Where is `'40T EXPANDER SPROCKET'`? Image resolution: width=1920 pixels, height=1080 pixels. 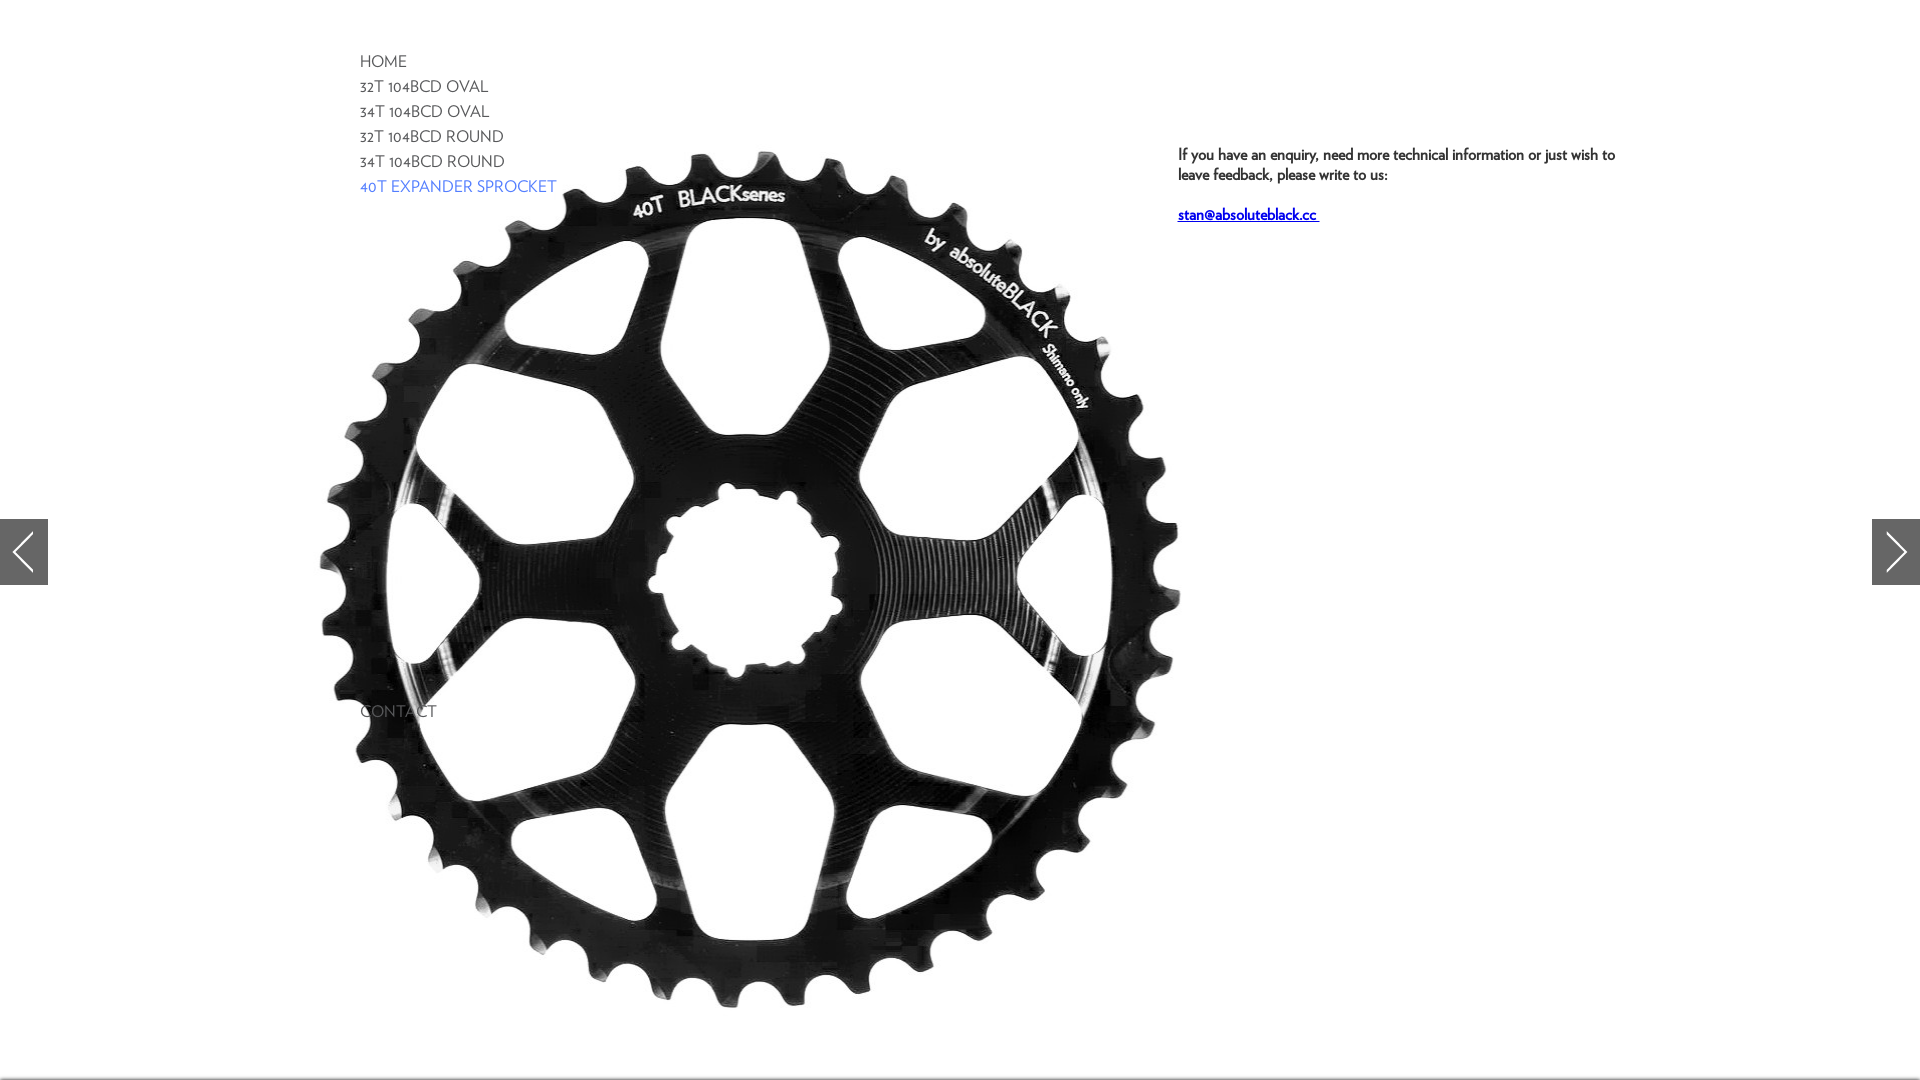
'40T EXPANDER SPROCKET' is located at coordinates (457, 186).